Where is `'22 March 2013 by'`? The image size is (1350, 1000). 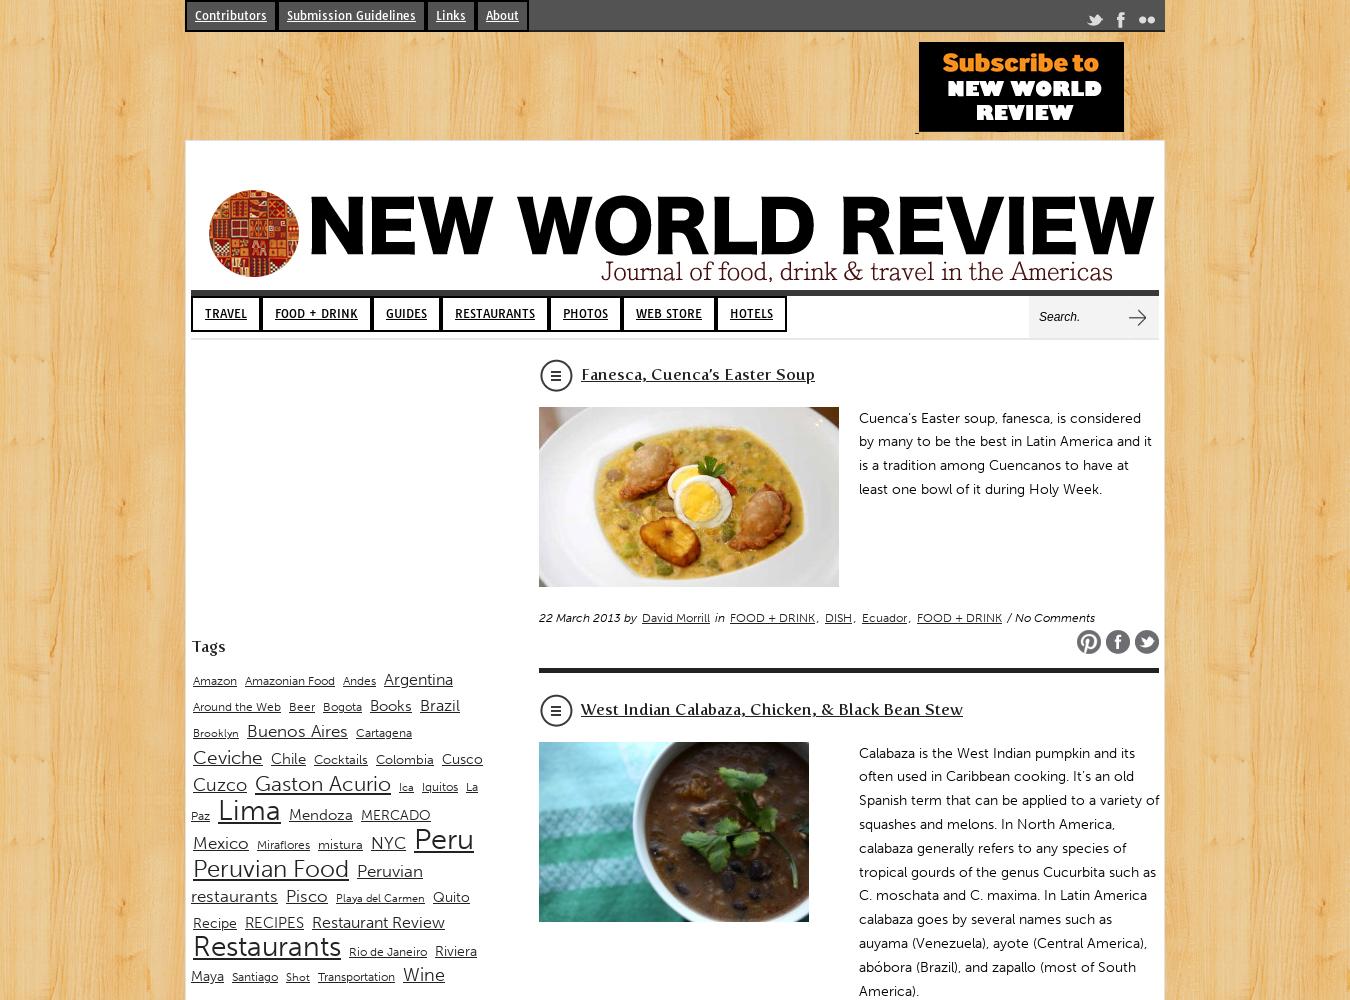 '22 March 2013 by' is located at coordinates (538, 616).